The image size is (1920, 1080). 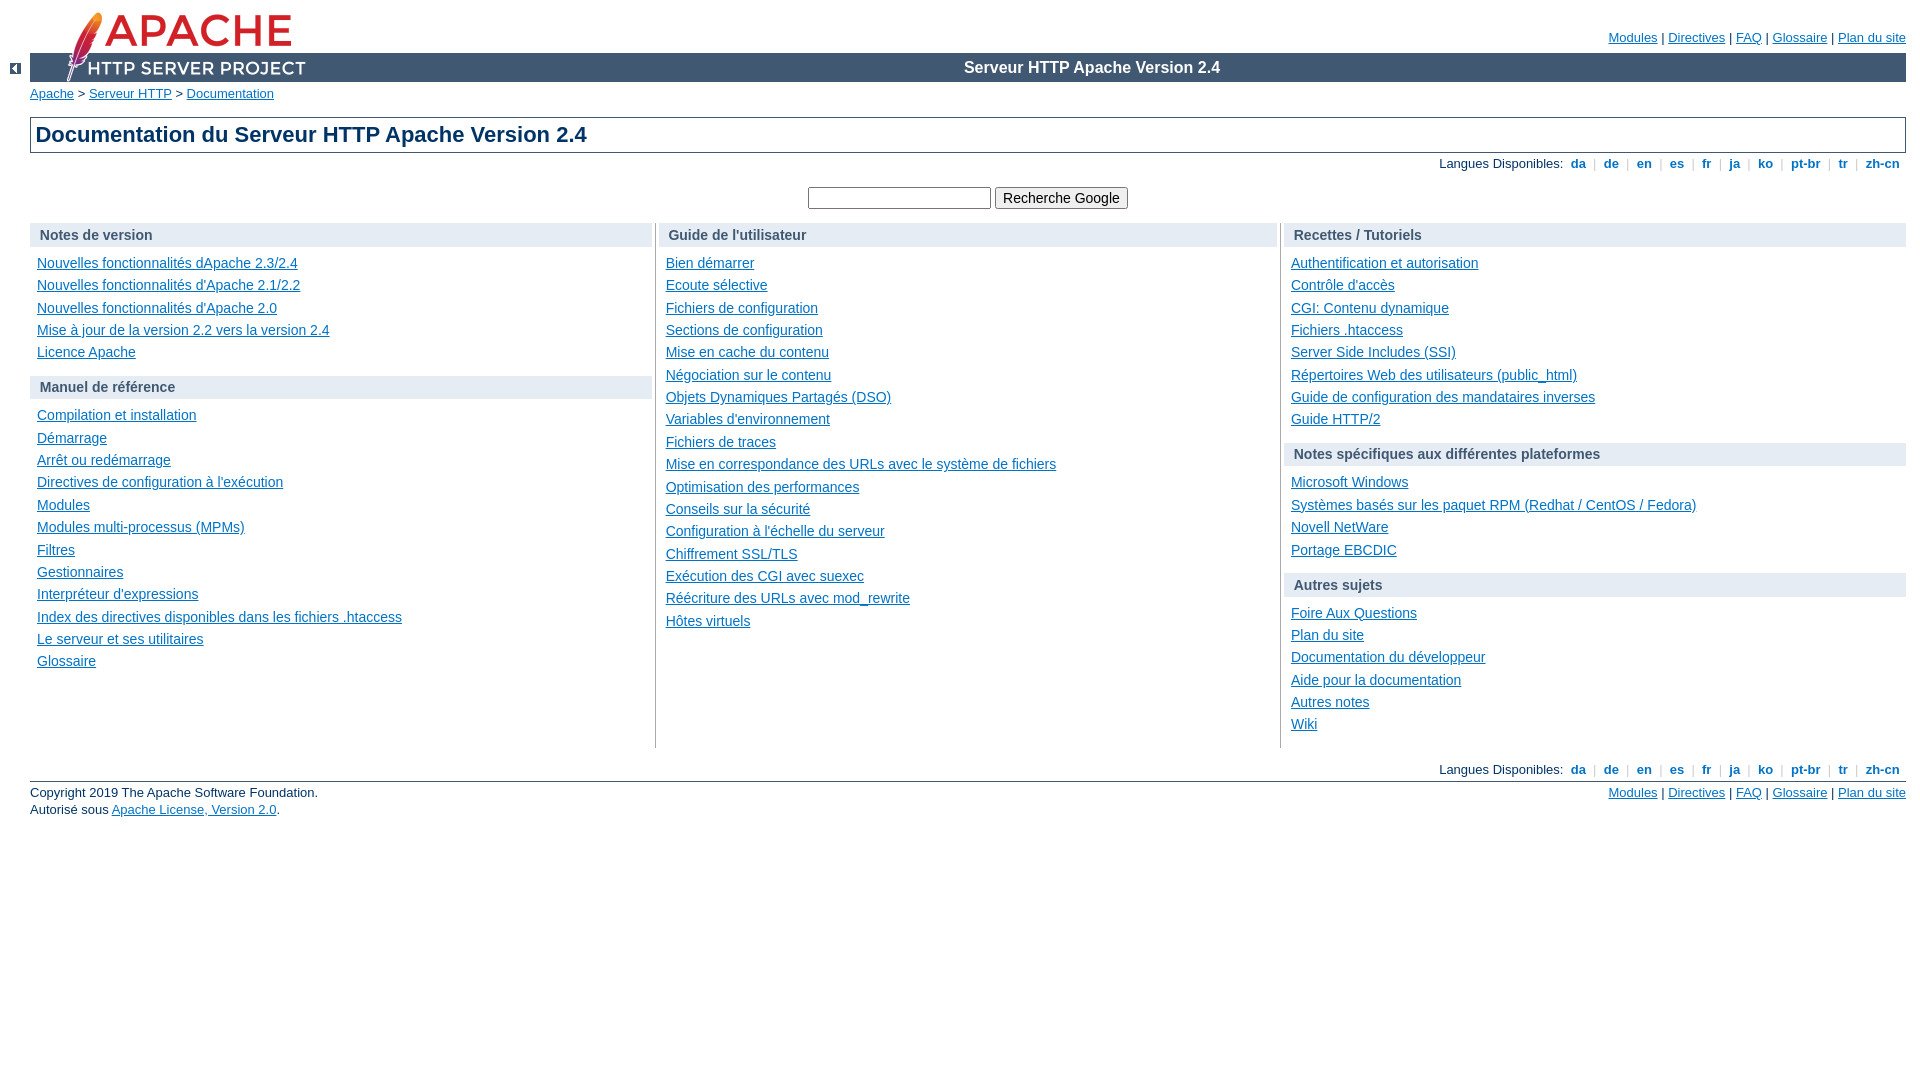 I want to click on 'Novell NetWare', so click(x=1339, y=526).